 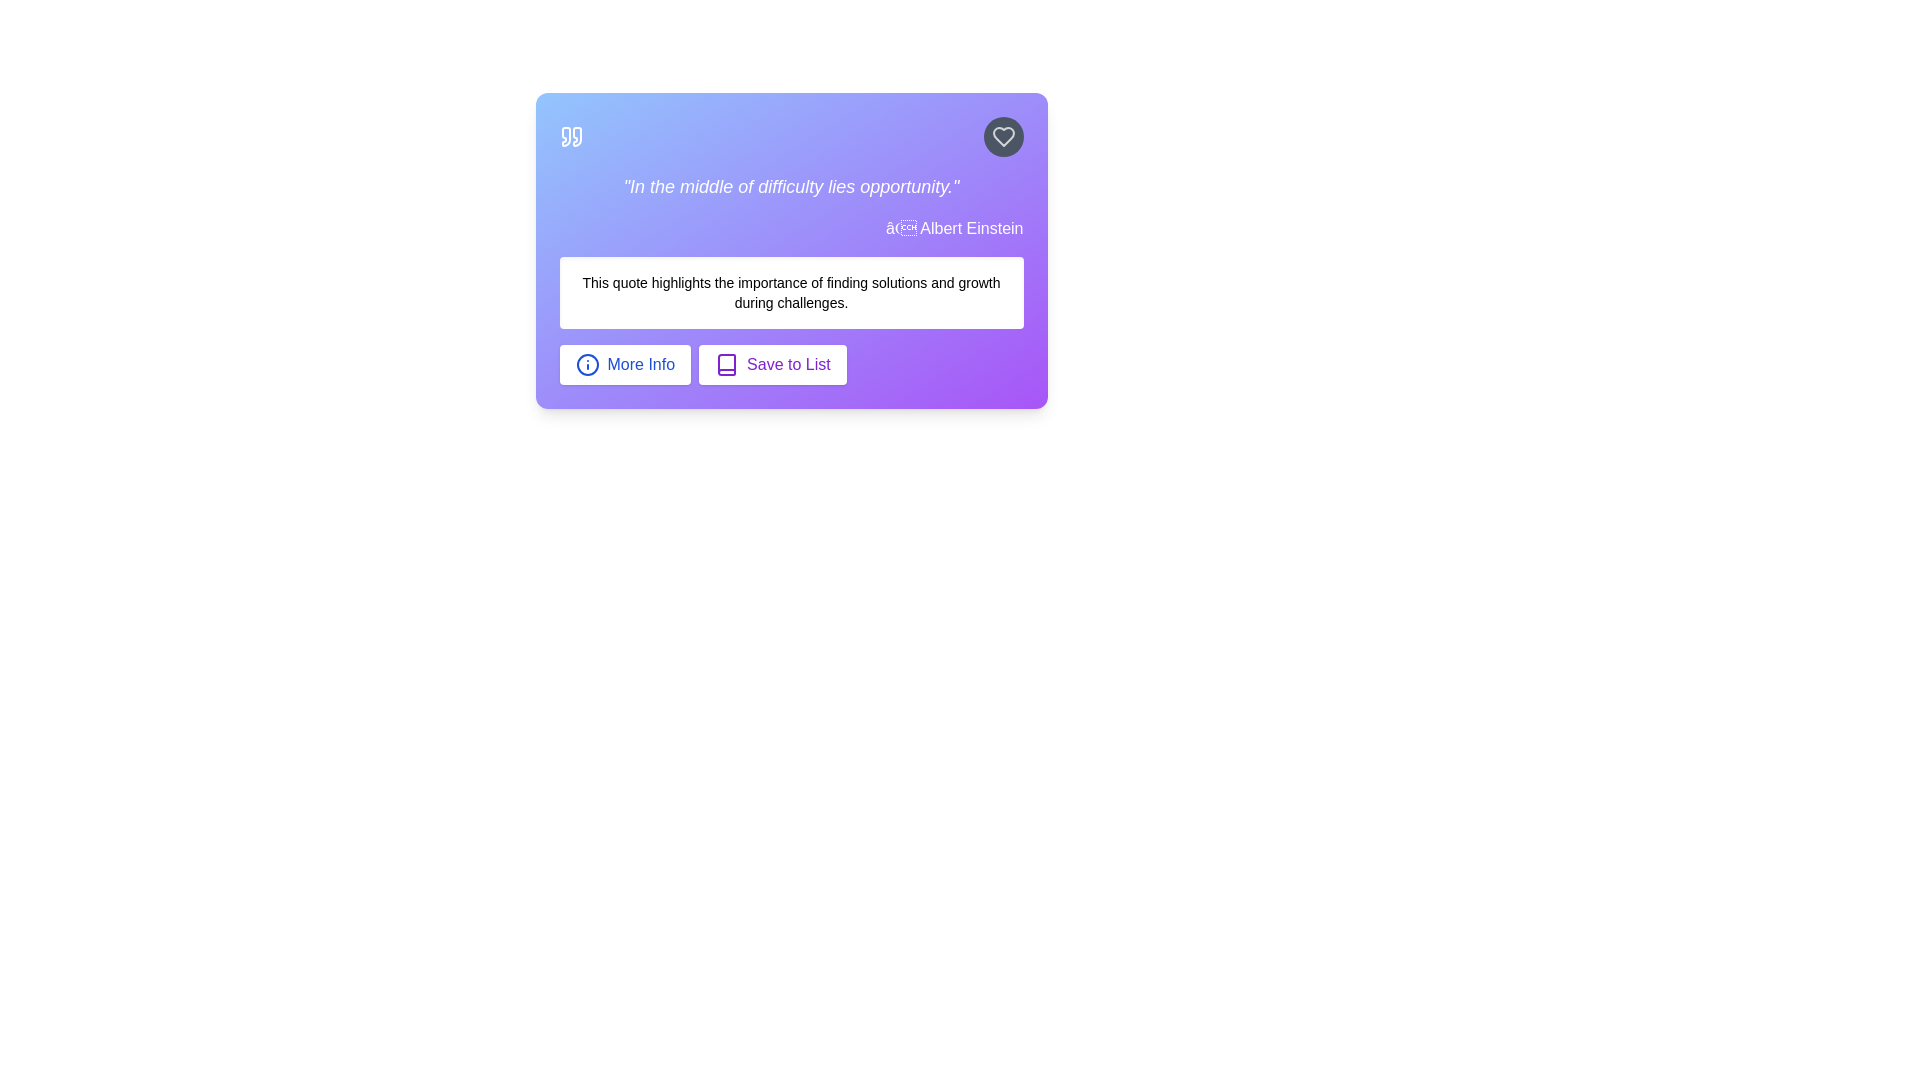 What do you see at coordinates (1003, 136) in the screenshot?
I see `the heart-shaped icon in the upper-right corner of the card` at bounding box center [1003, 136].